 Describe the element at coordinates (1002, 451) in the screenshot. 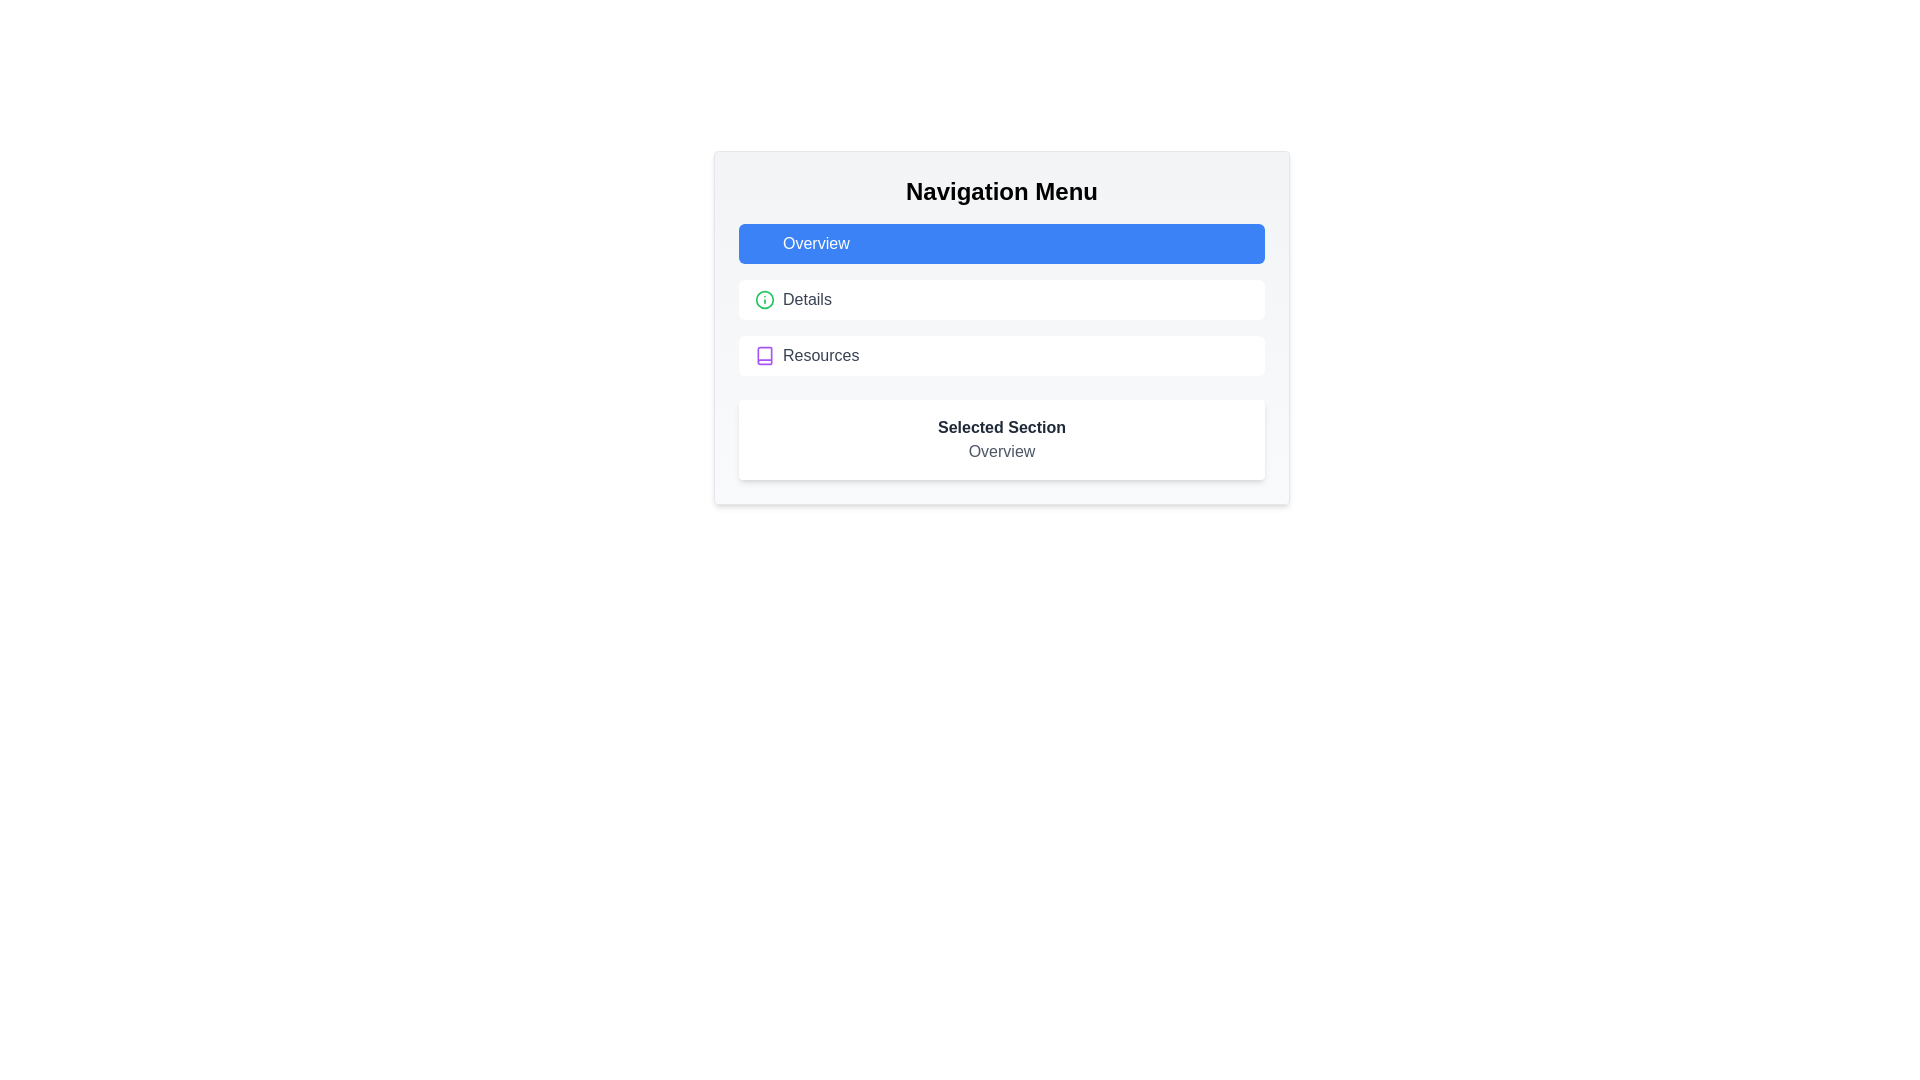

I see `the text label that describes the current selected section, located within a white, rounded-corner card near the bottom of the central navigation menu area` at that location.